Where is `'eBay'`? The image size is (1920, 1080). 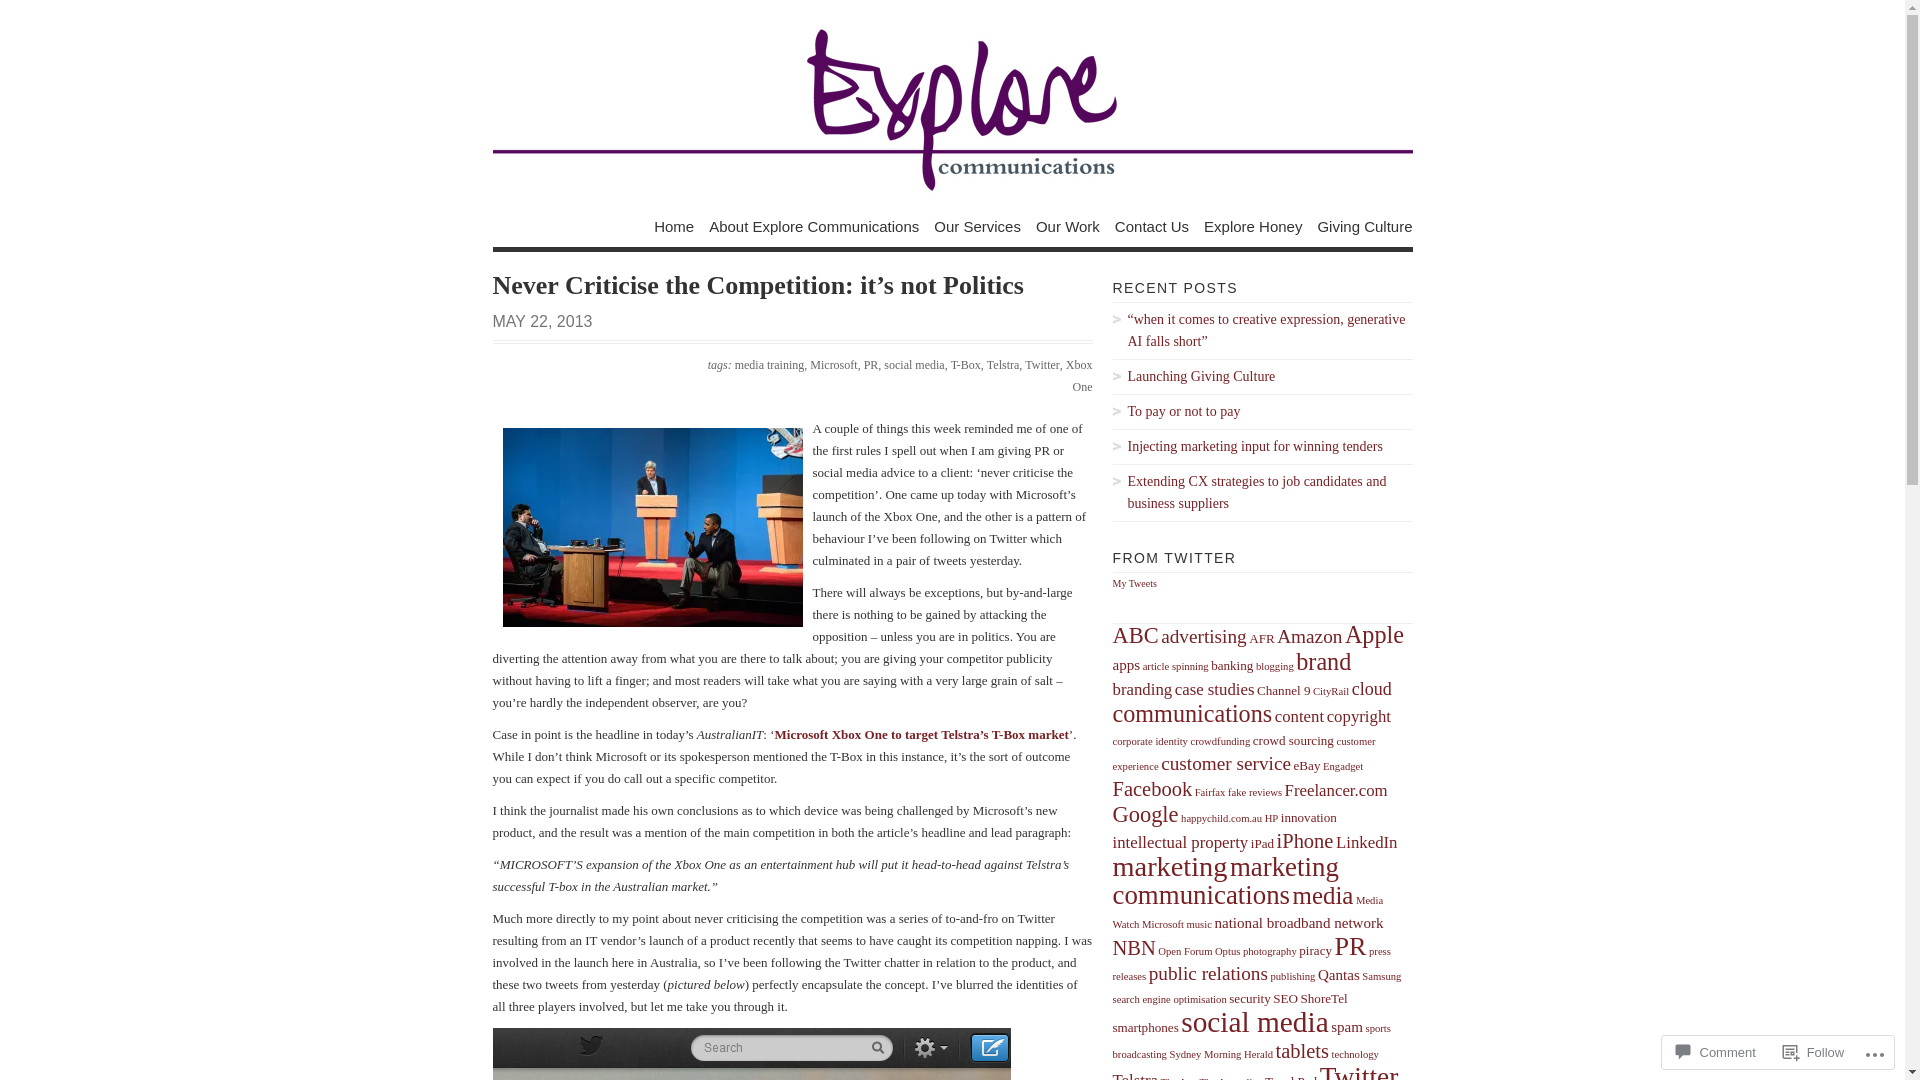 'eBay' is located at coordinates (1294, 765).